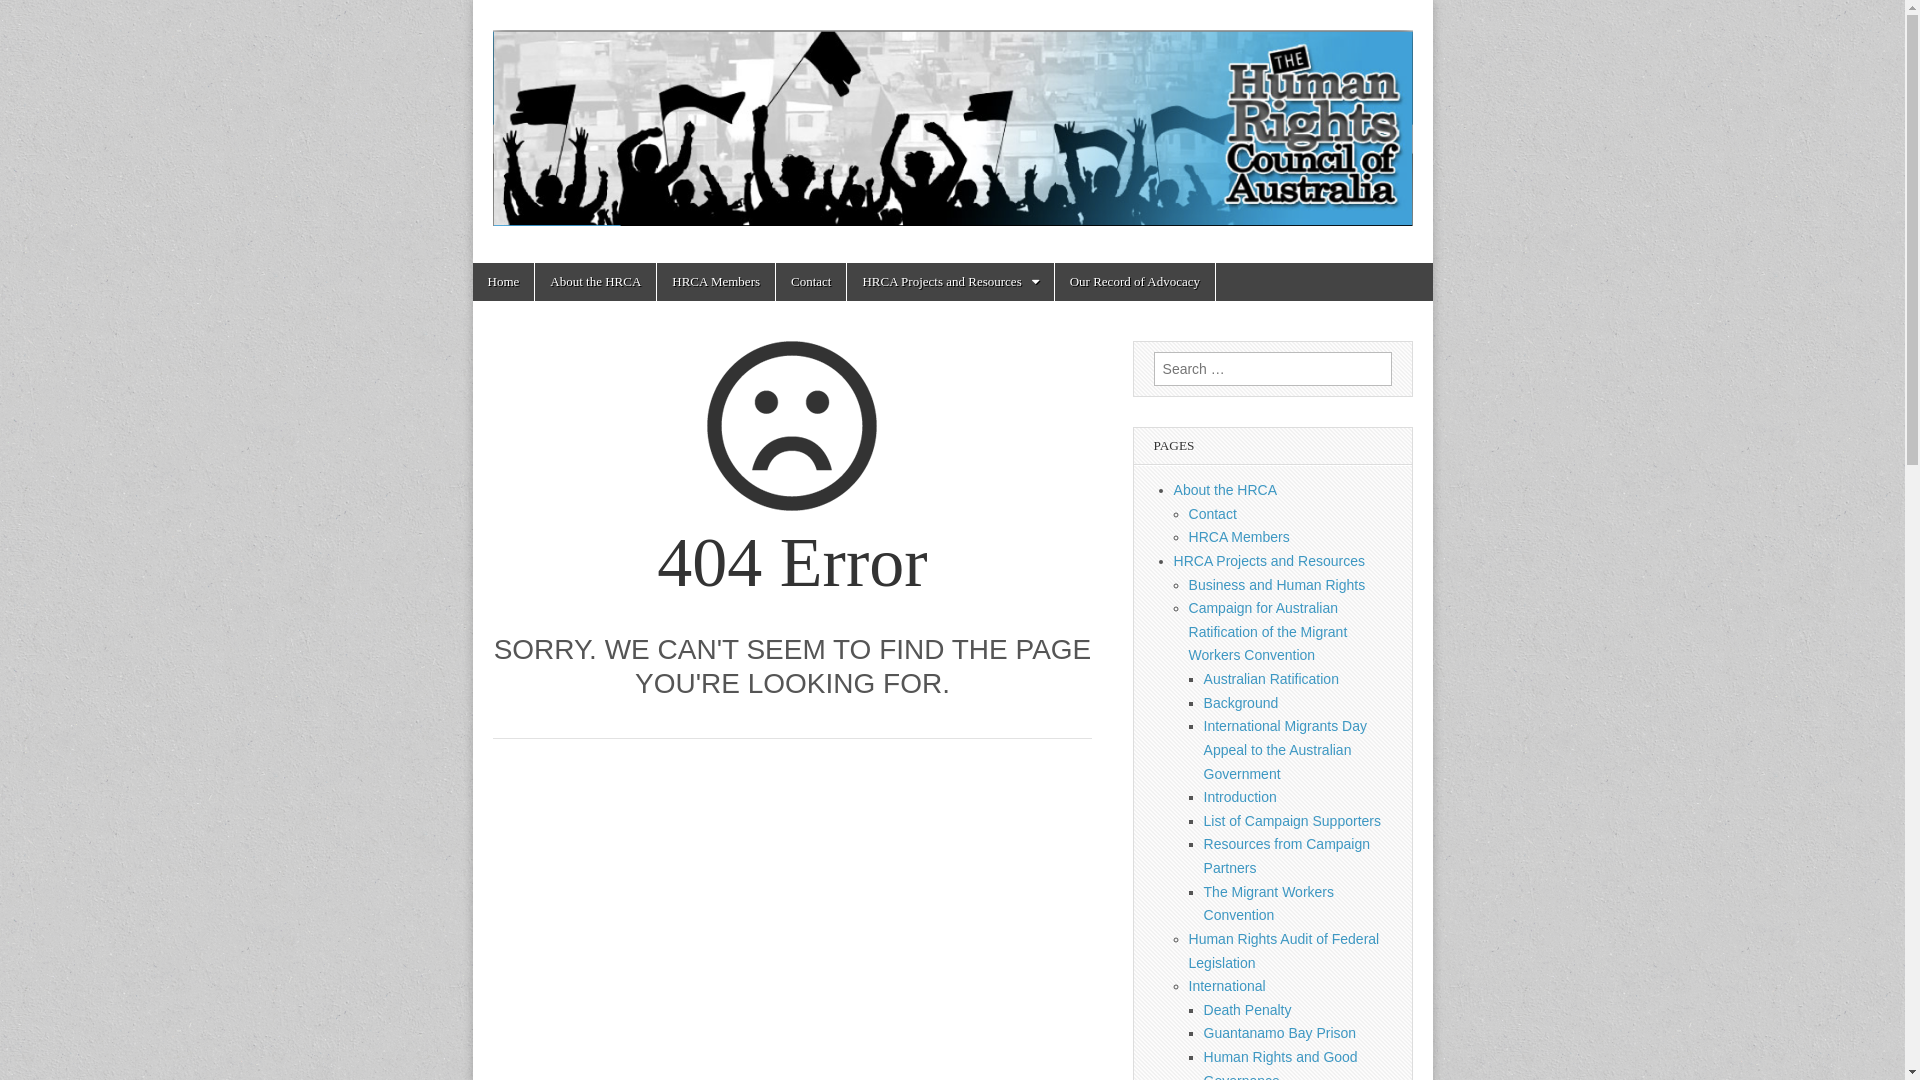  What do you see at coordinates (811, 281) in the screenshot?
I see `'Contact'` at bounding box center [811, 281].